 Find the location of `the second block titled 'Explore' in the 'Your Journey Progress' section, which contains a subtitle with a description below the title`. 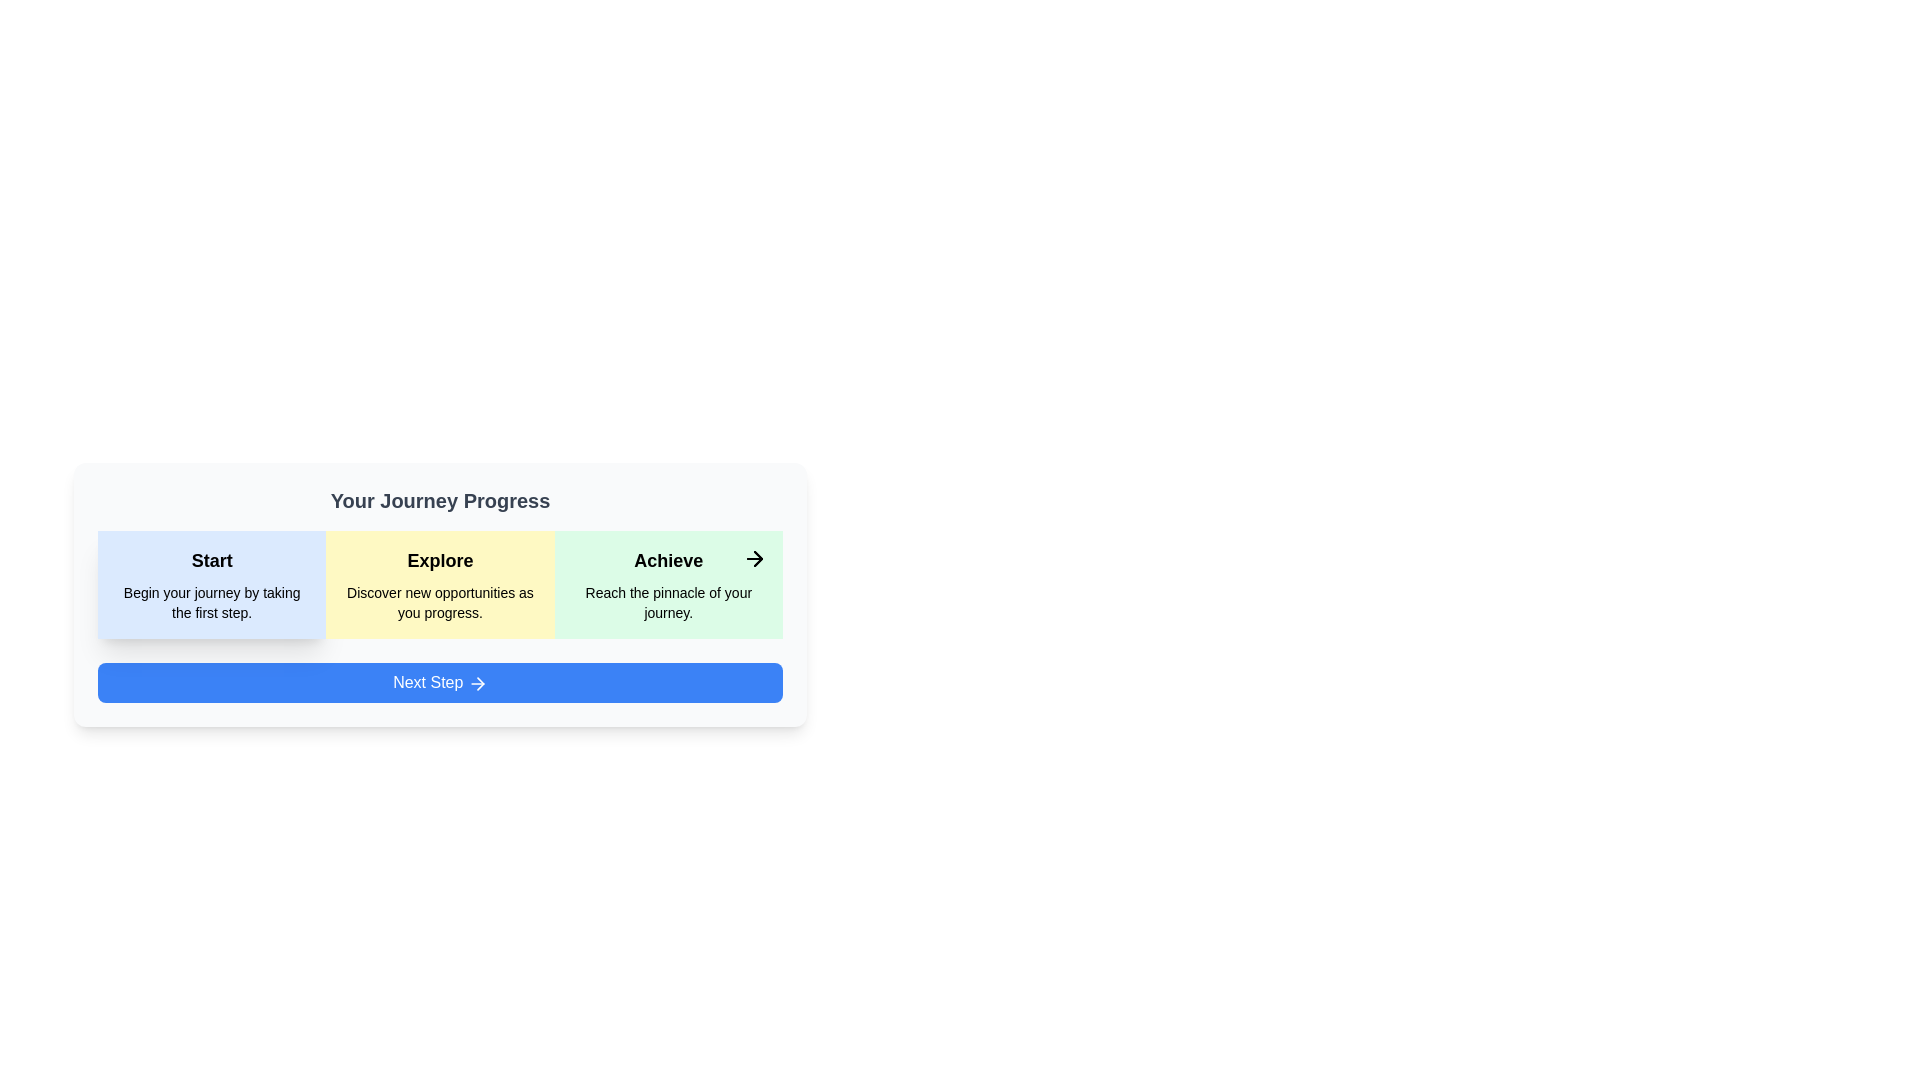

the second block titled 'Explore' in the 'Your Journey Progress' section, which contains a subtitle with a description below the title is located at coordinates (439, 585).